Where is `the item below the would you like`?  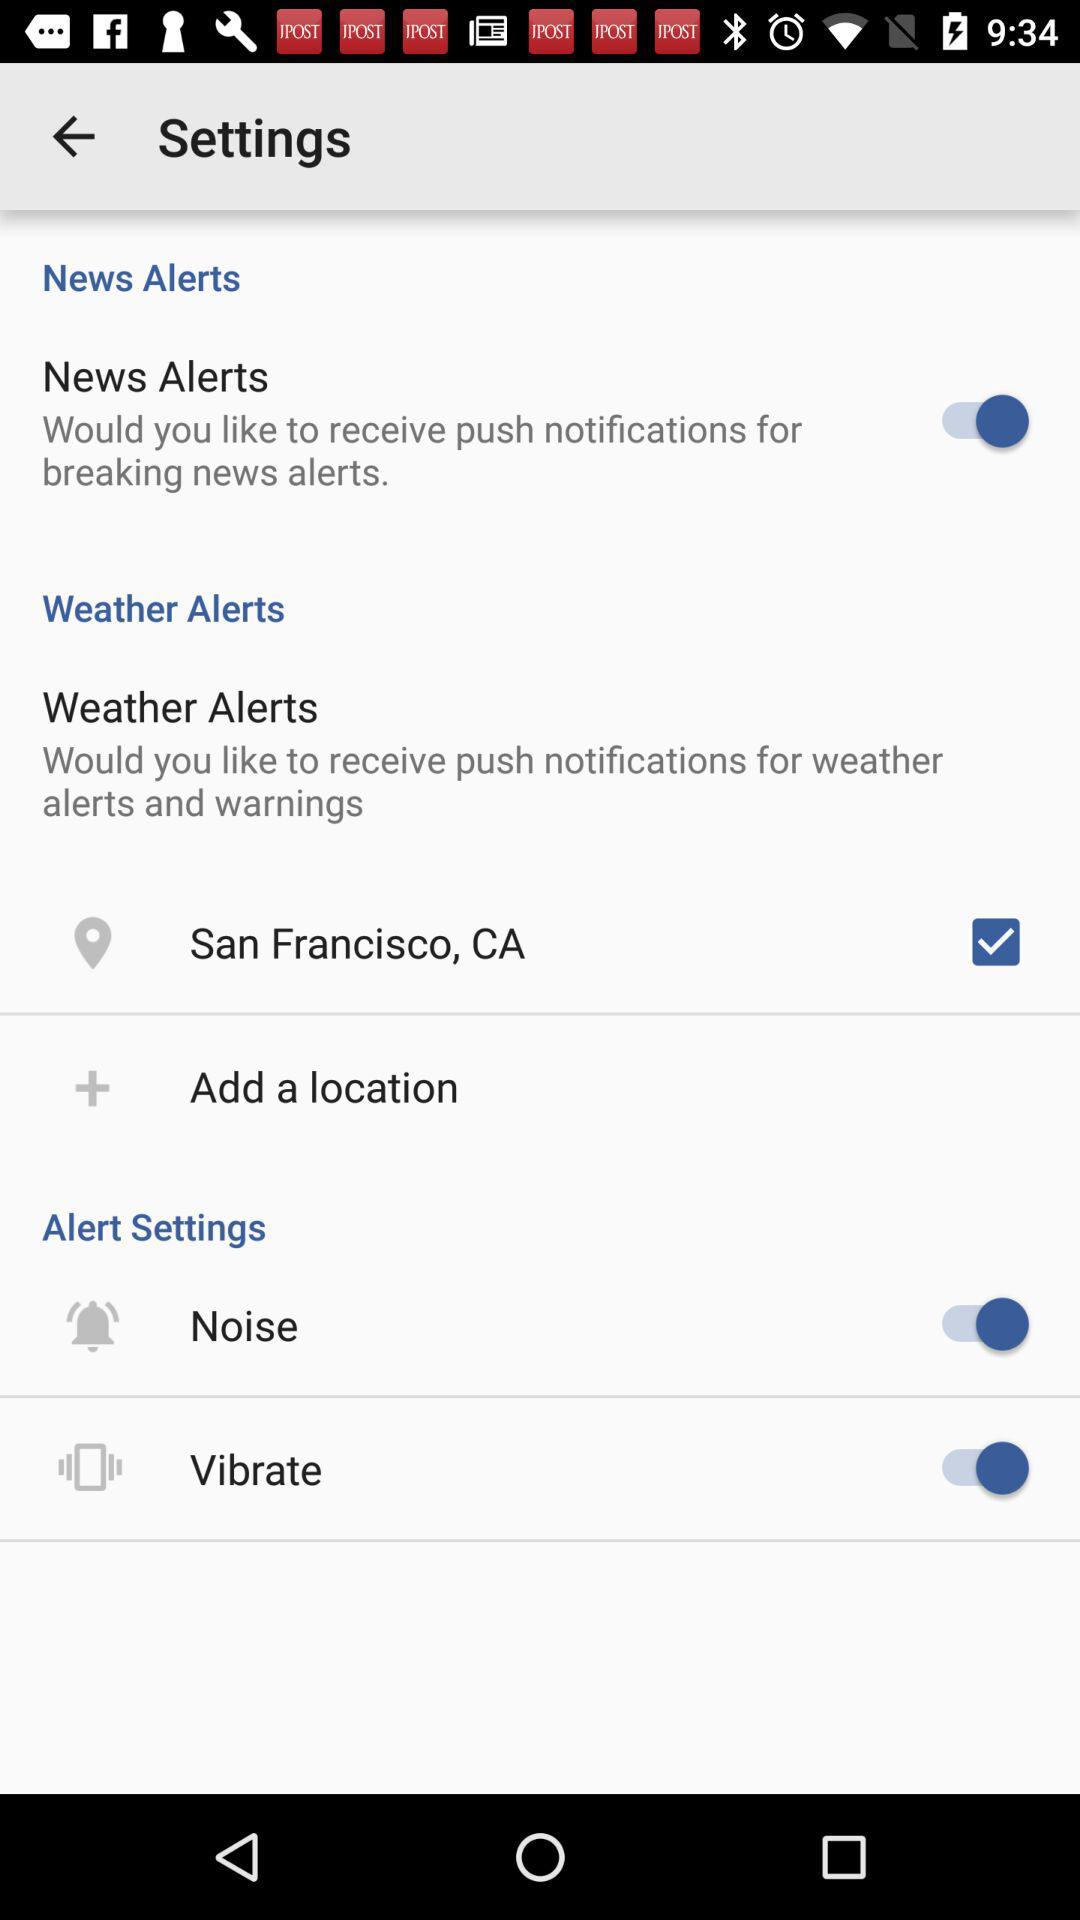 the item below the would you like is located at coordinates (356, 940).